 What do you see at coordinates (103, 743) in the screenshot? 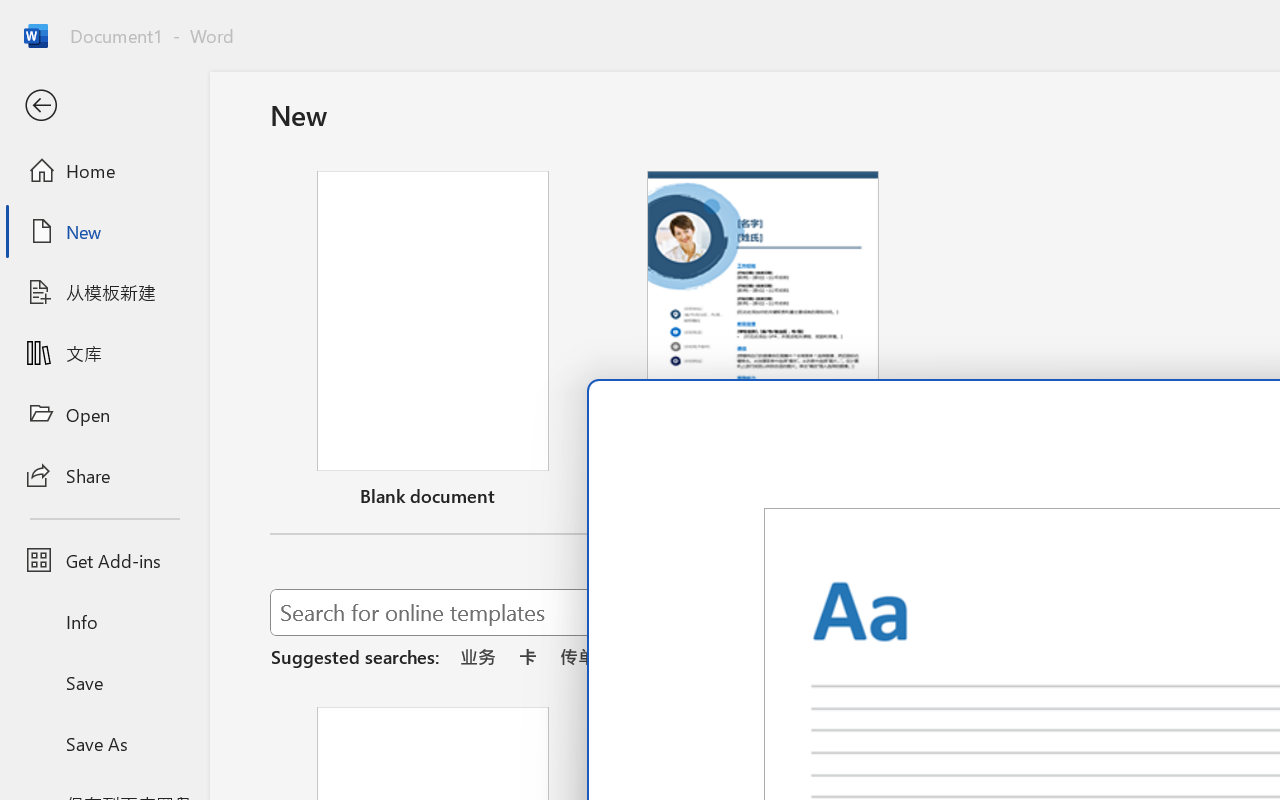
I see `'Save As'` at bounding box center [103, 743].